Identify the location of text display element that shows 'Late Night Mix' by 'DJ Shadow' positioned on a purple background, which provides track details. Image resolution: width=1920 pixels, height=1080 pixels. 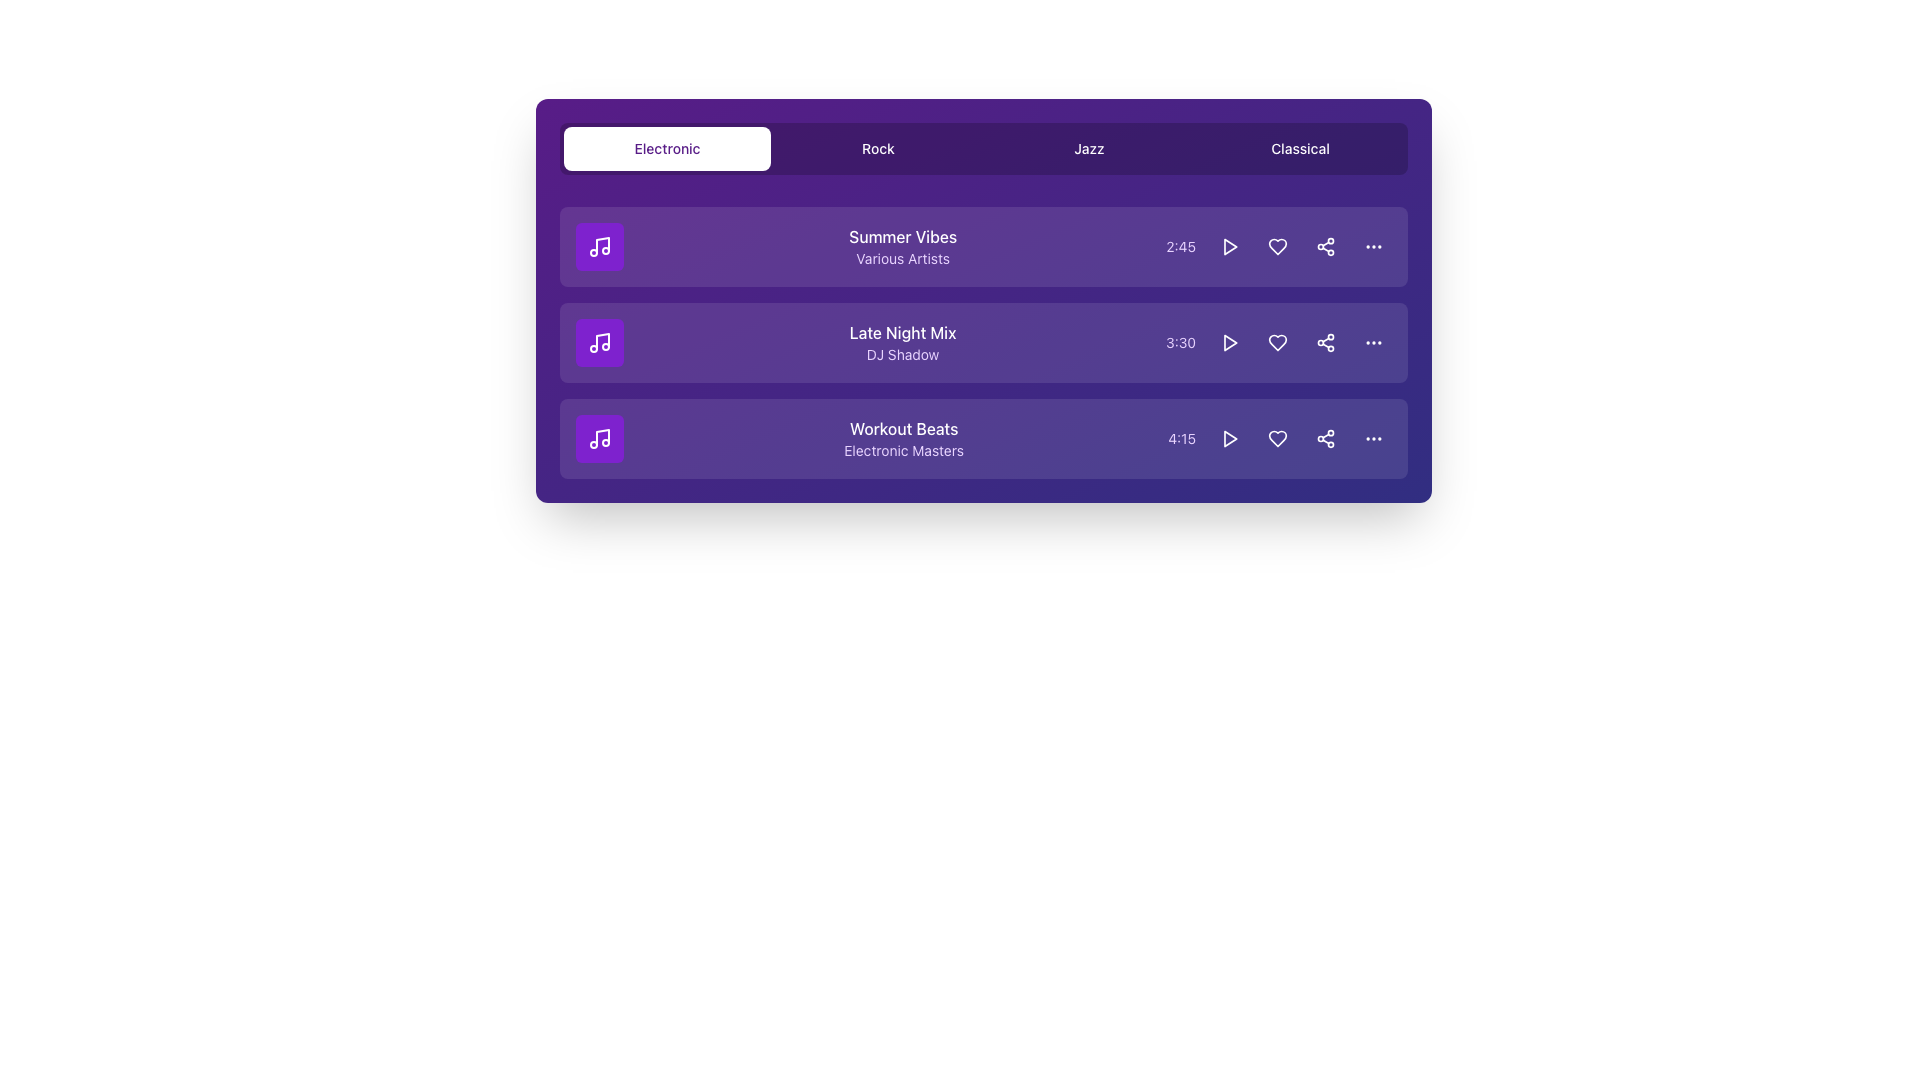
(901, 342).